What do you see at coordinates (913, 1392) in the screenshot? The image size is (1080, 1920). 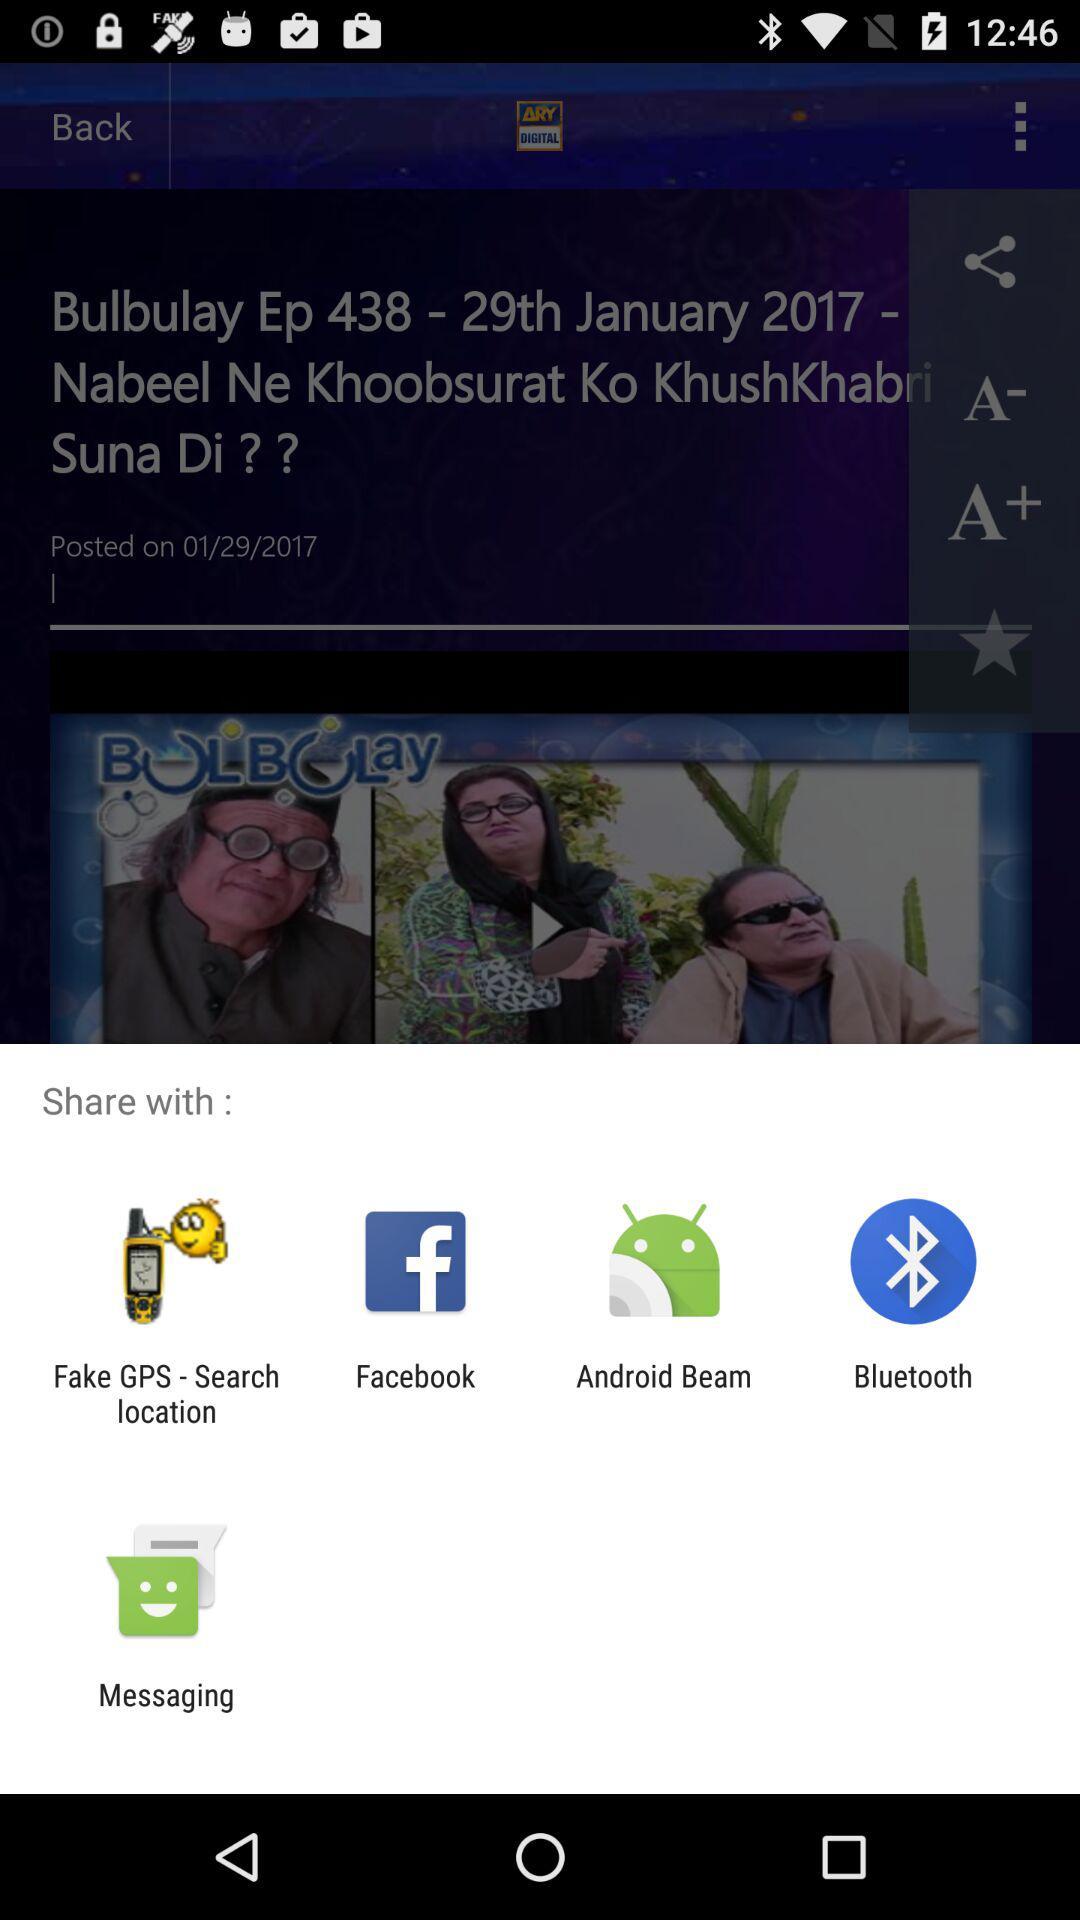 I see `the bluetooth item` at bounding box center [913, 1392].